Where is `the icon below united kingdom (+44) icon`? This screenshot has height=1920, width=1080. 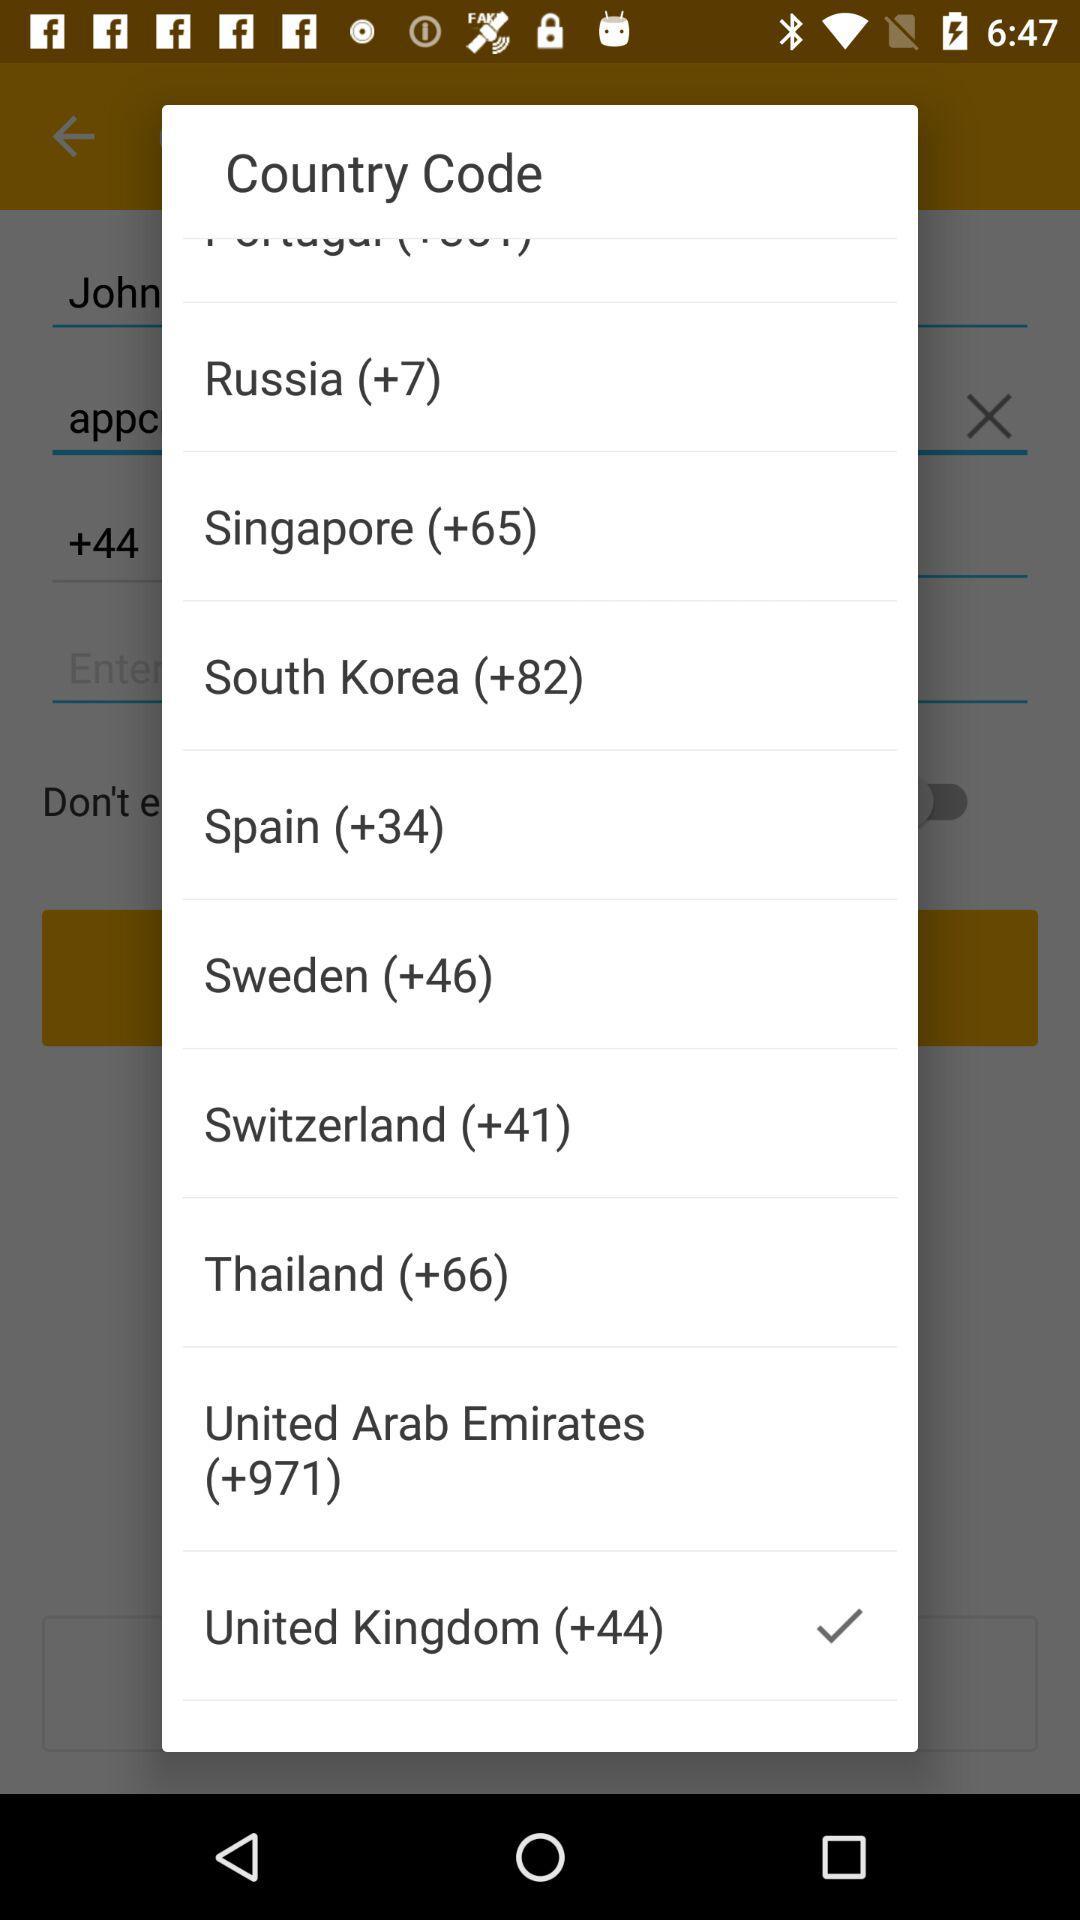 the icon below united kingdom (+44) icon is located at coordinates (482, 1715).